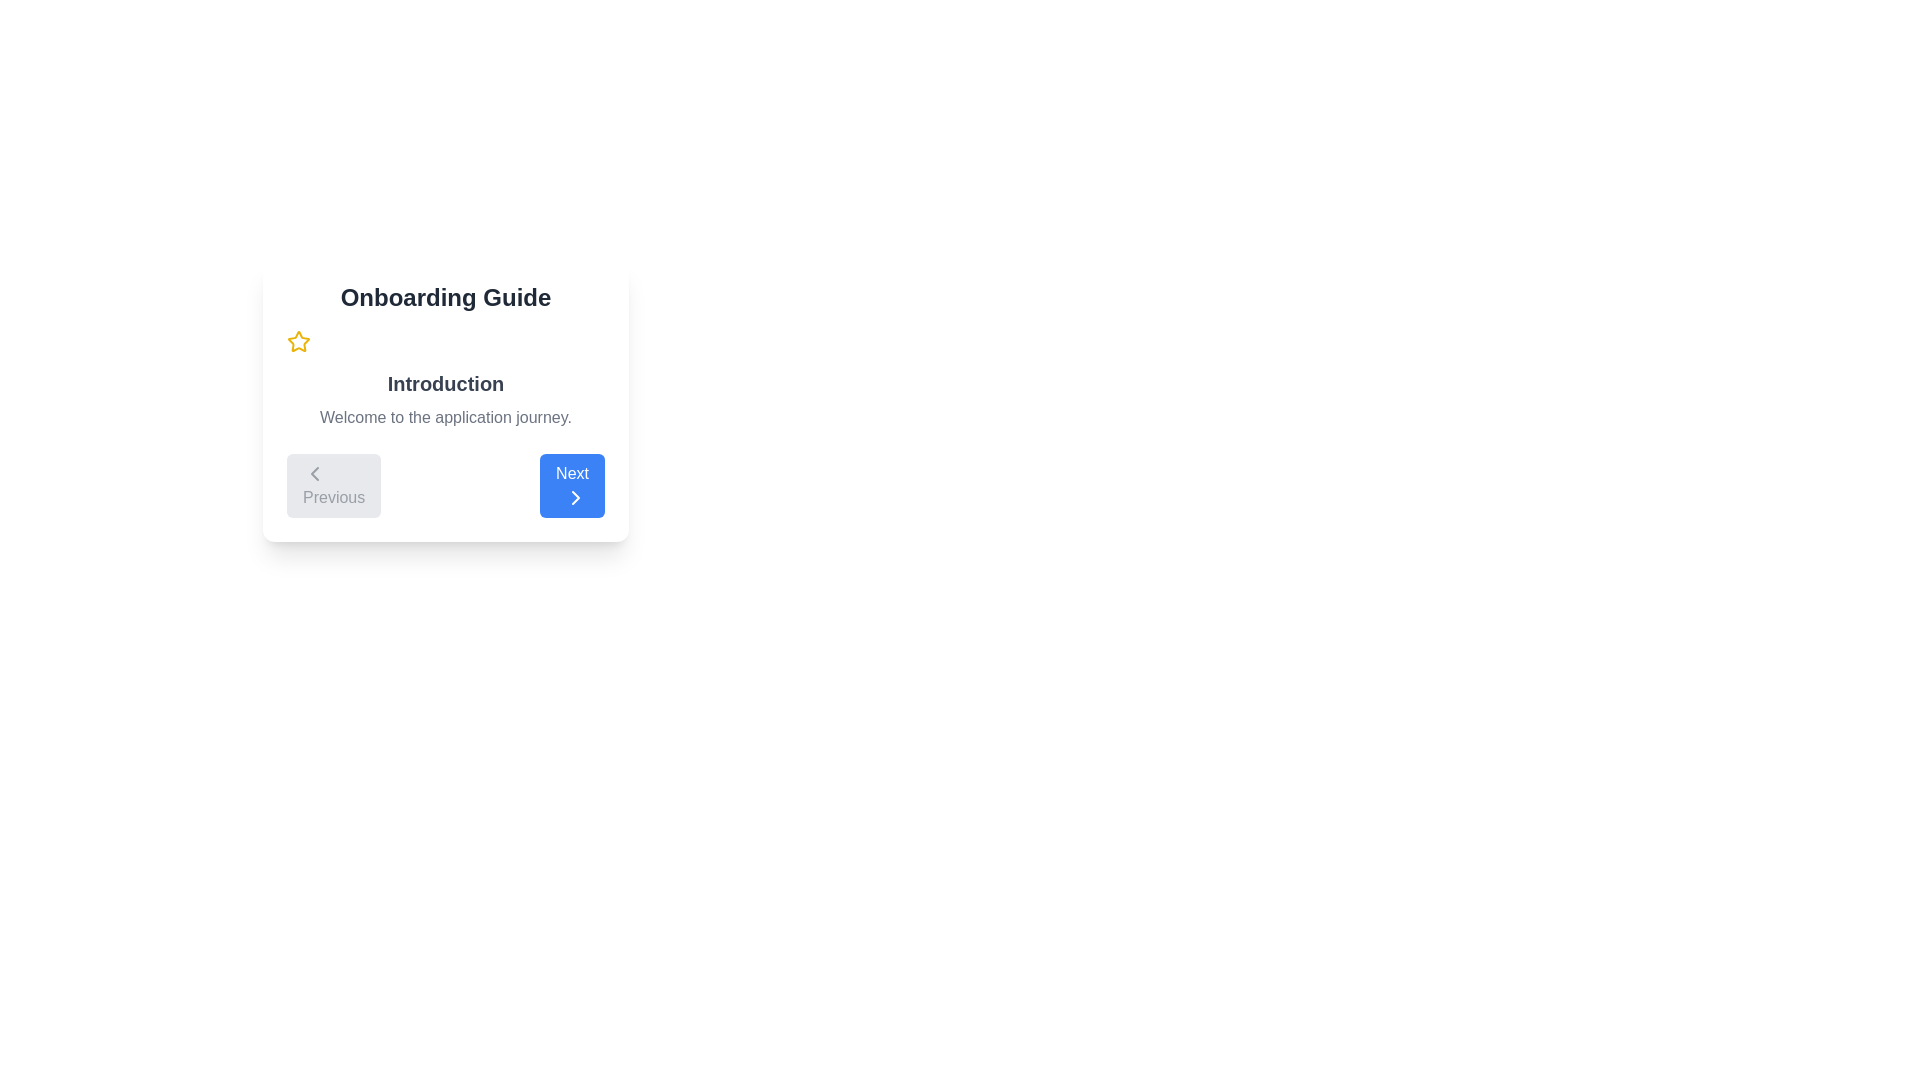 The image size is (1920, 1080). Describe the element at coordinates (445, 400) in the screenshot. I see `the text display element that contains the word 'Introduction' in bold dark-gray text and the phrase 'Welcome to the application journey.' in lighter gray text, located within a centered card interface` at that location.